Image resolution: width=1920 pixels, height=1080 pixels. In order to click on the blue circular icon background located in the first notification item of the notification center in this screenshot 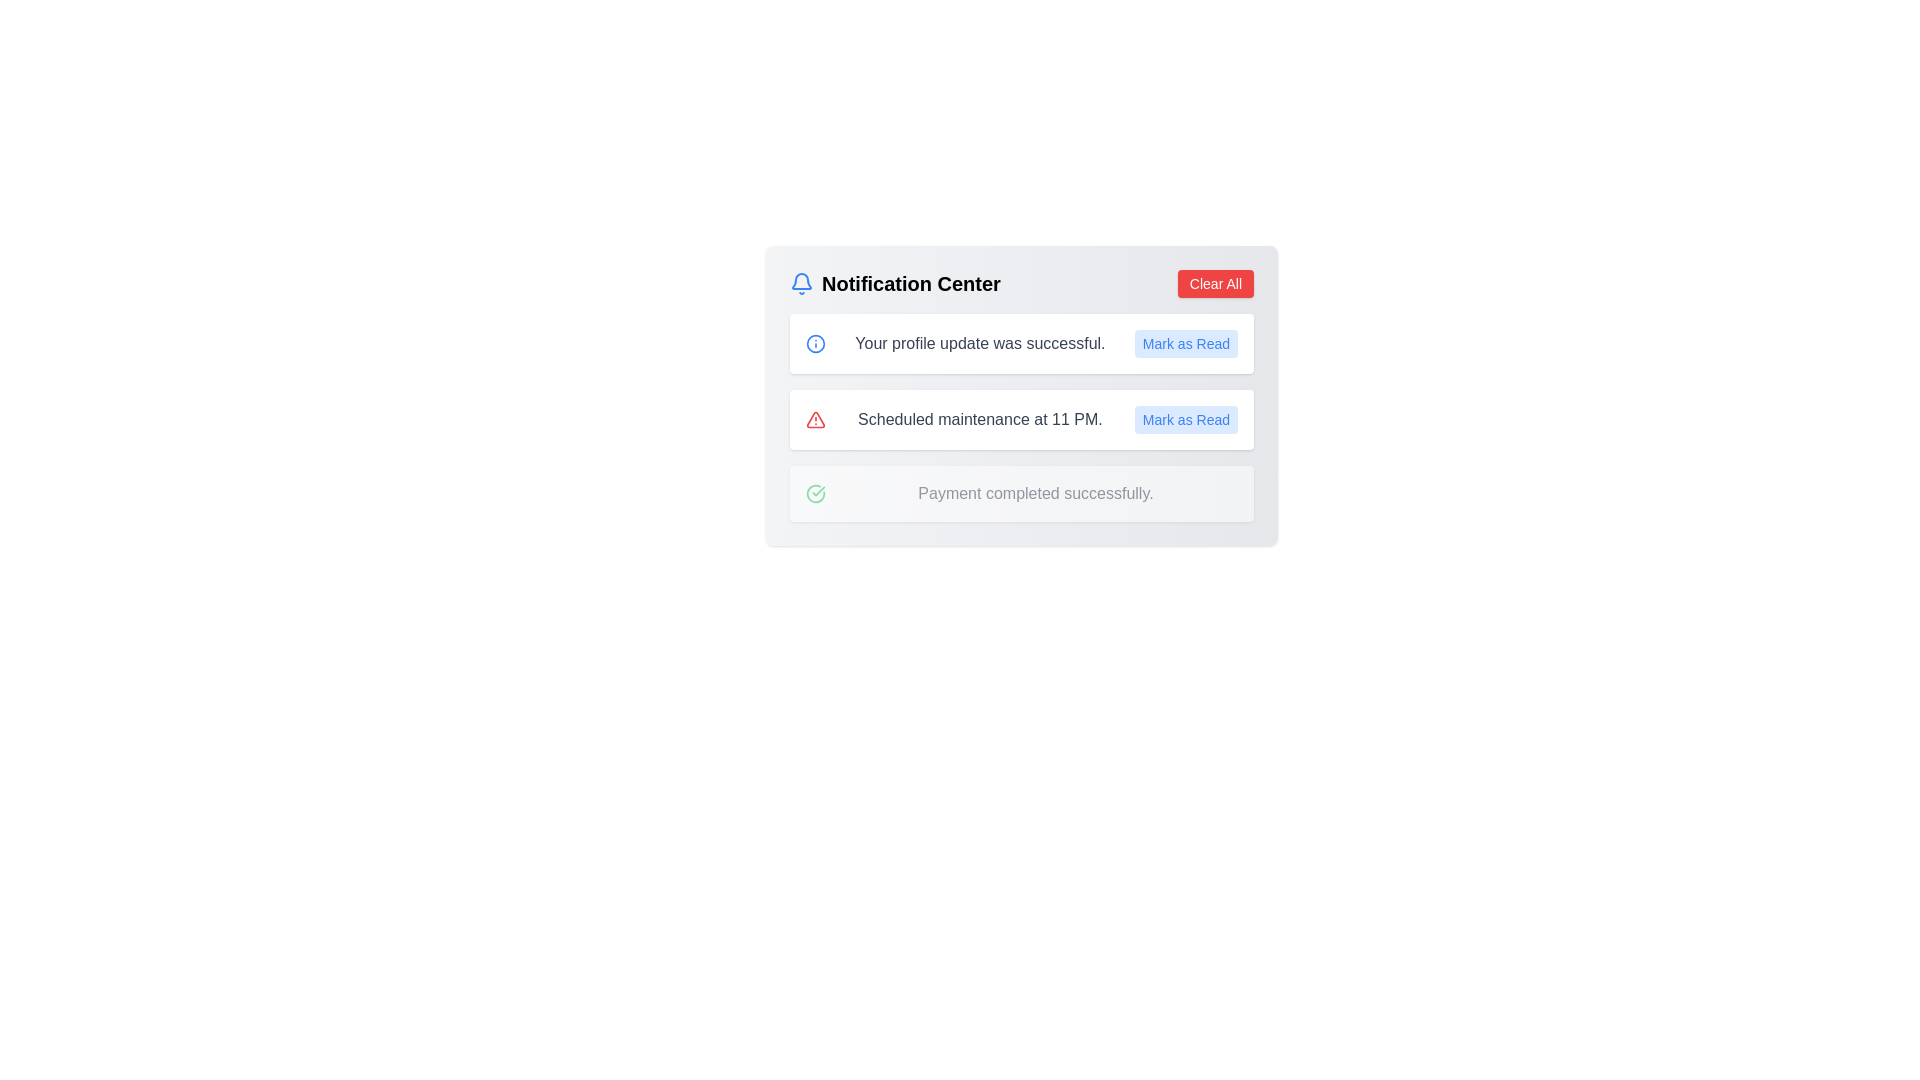, I will do `click(816, 342)`.